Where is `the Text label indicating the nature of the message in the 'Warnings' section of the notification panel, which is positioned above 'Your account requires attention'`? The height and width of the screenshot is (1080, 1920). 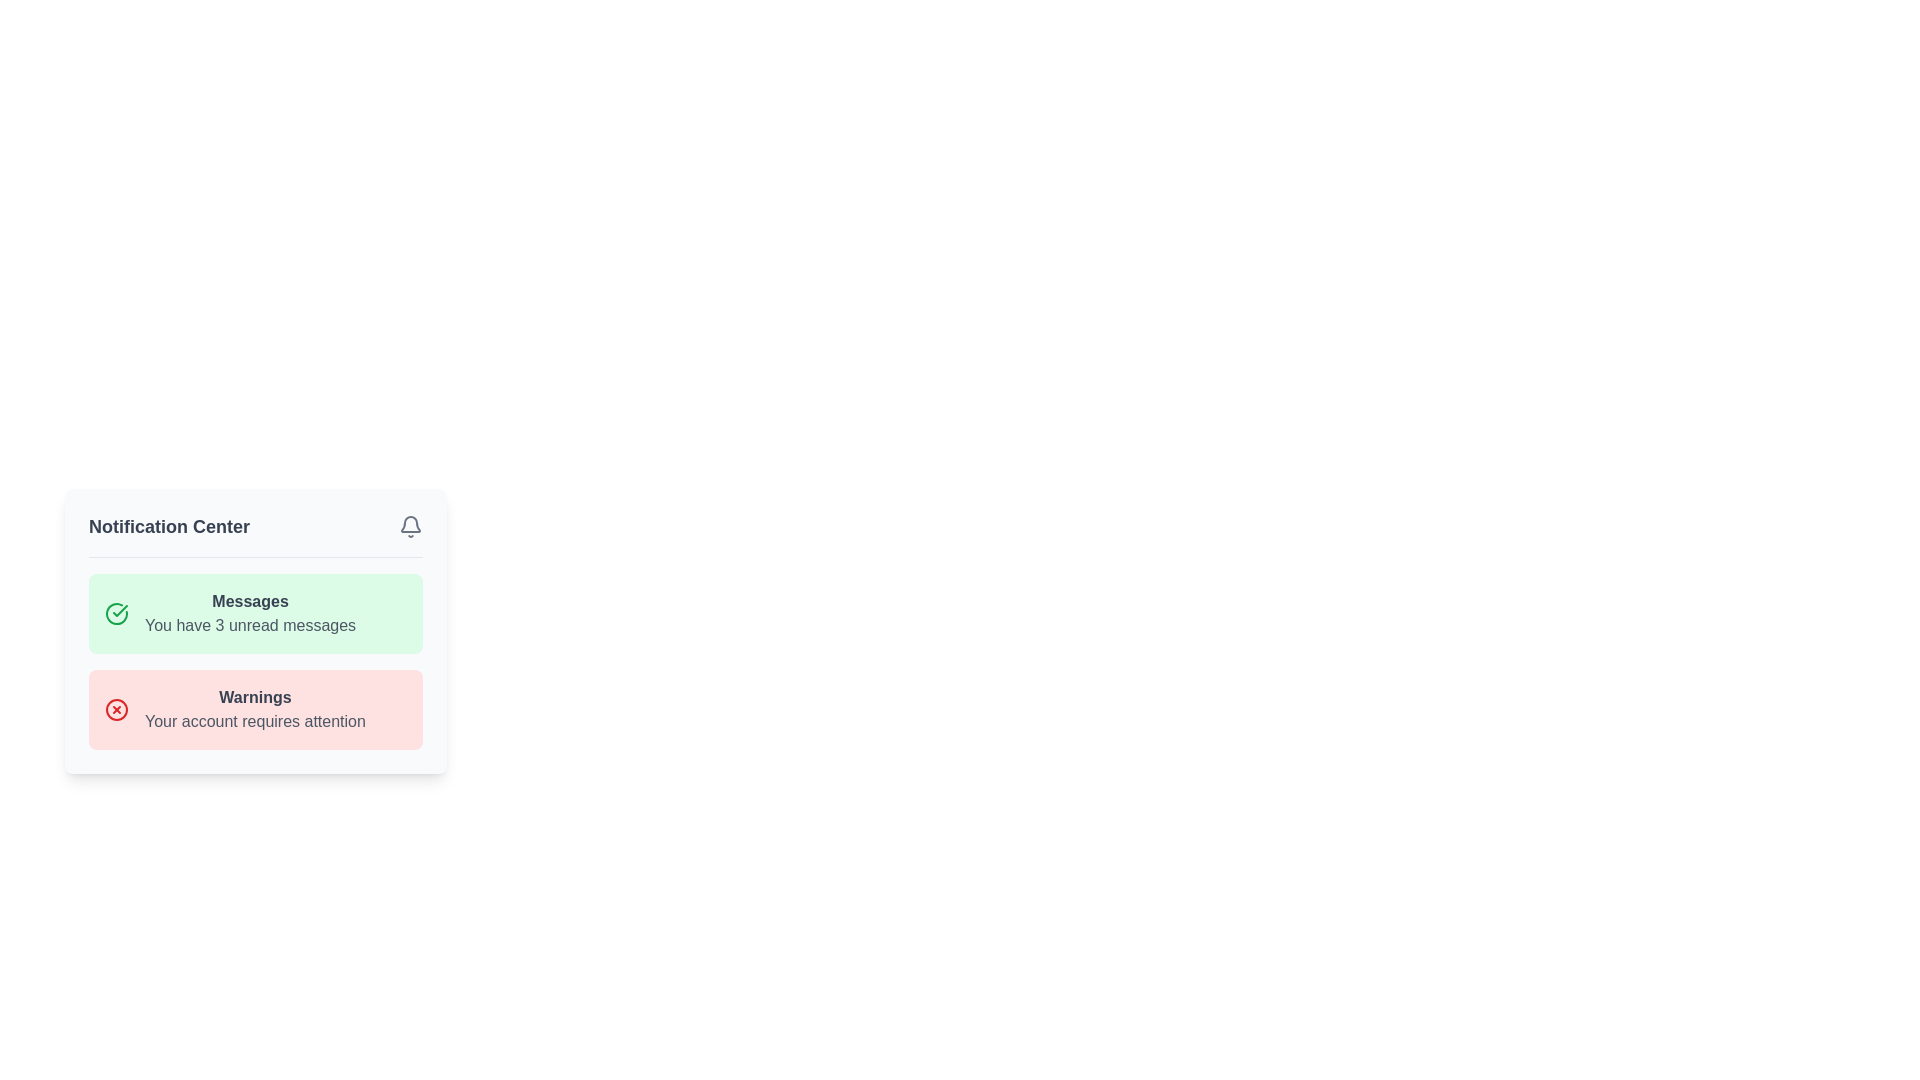
the Text label indicating the nature of the message in the 'Warnings' section of the notification panel, which is positioned above 'Your account requires attention' is located at coordinates (254, 697).